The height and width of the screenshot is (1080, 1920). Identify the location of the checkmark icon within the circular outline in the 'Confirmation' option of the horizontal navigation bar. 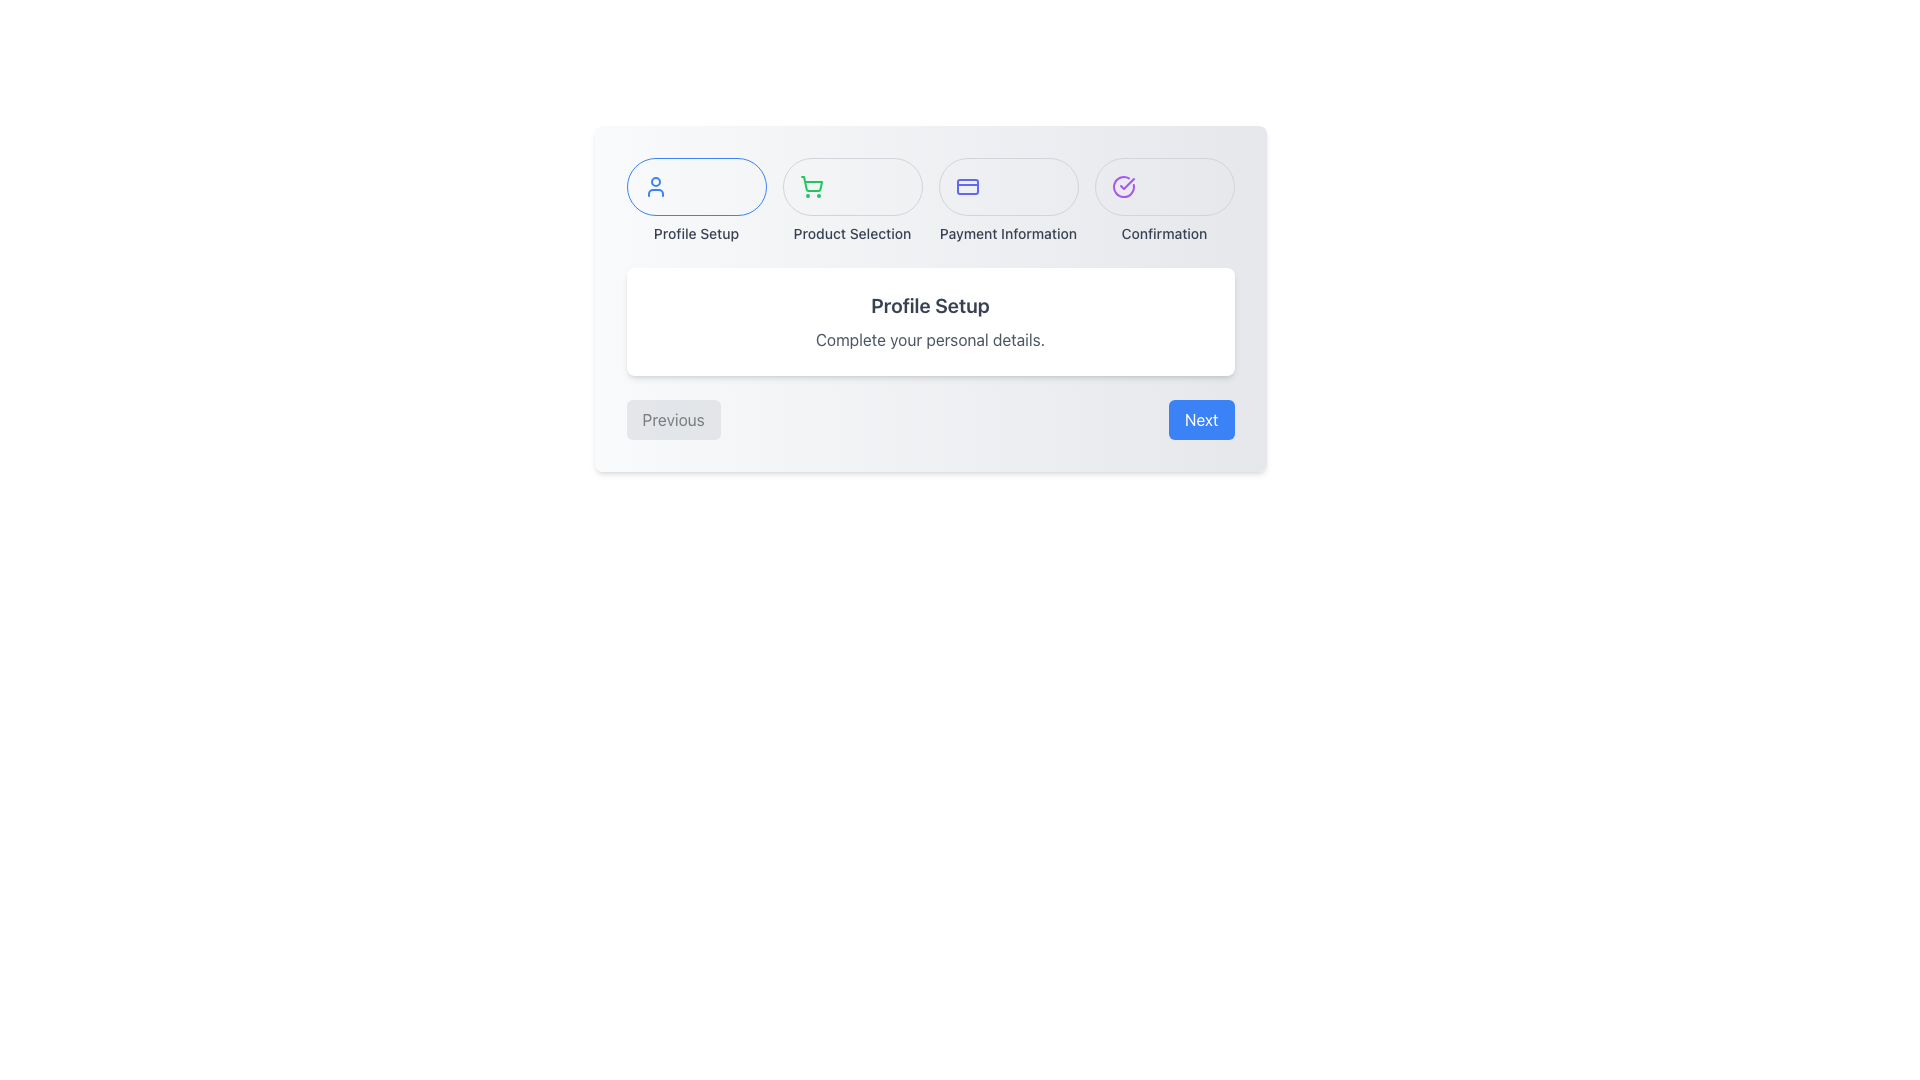
(1127, 184).